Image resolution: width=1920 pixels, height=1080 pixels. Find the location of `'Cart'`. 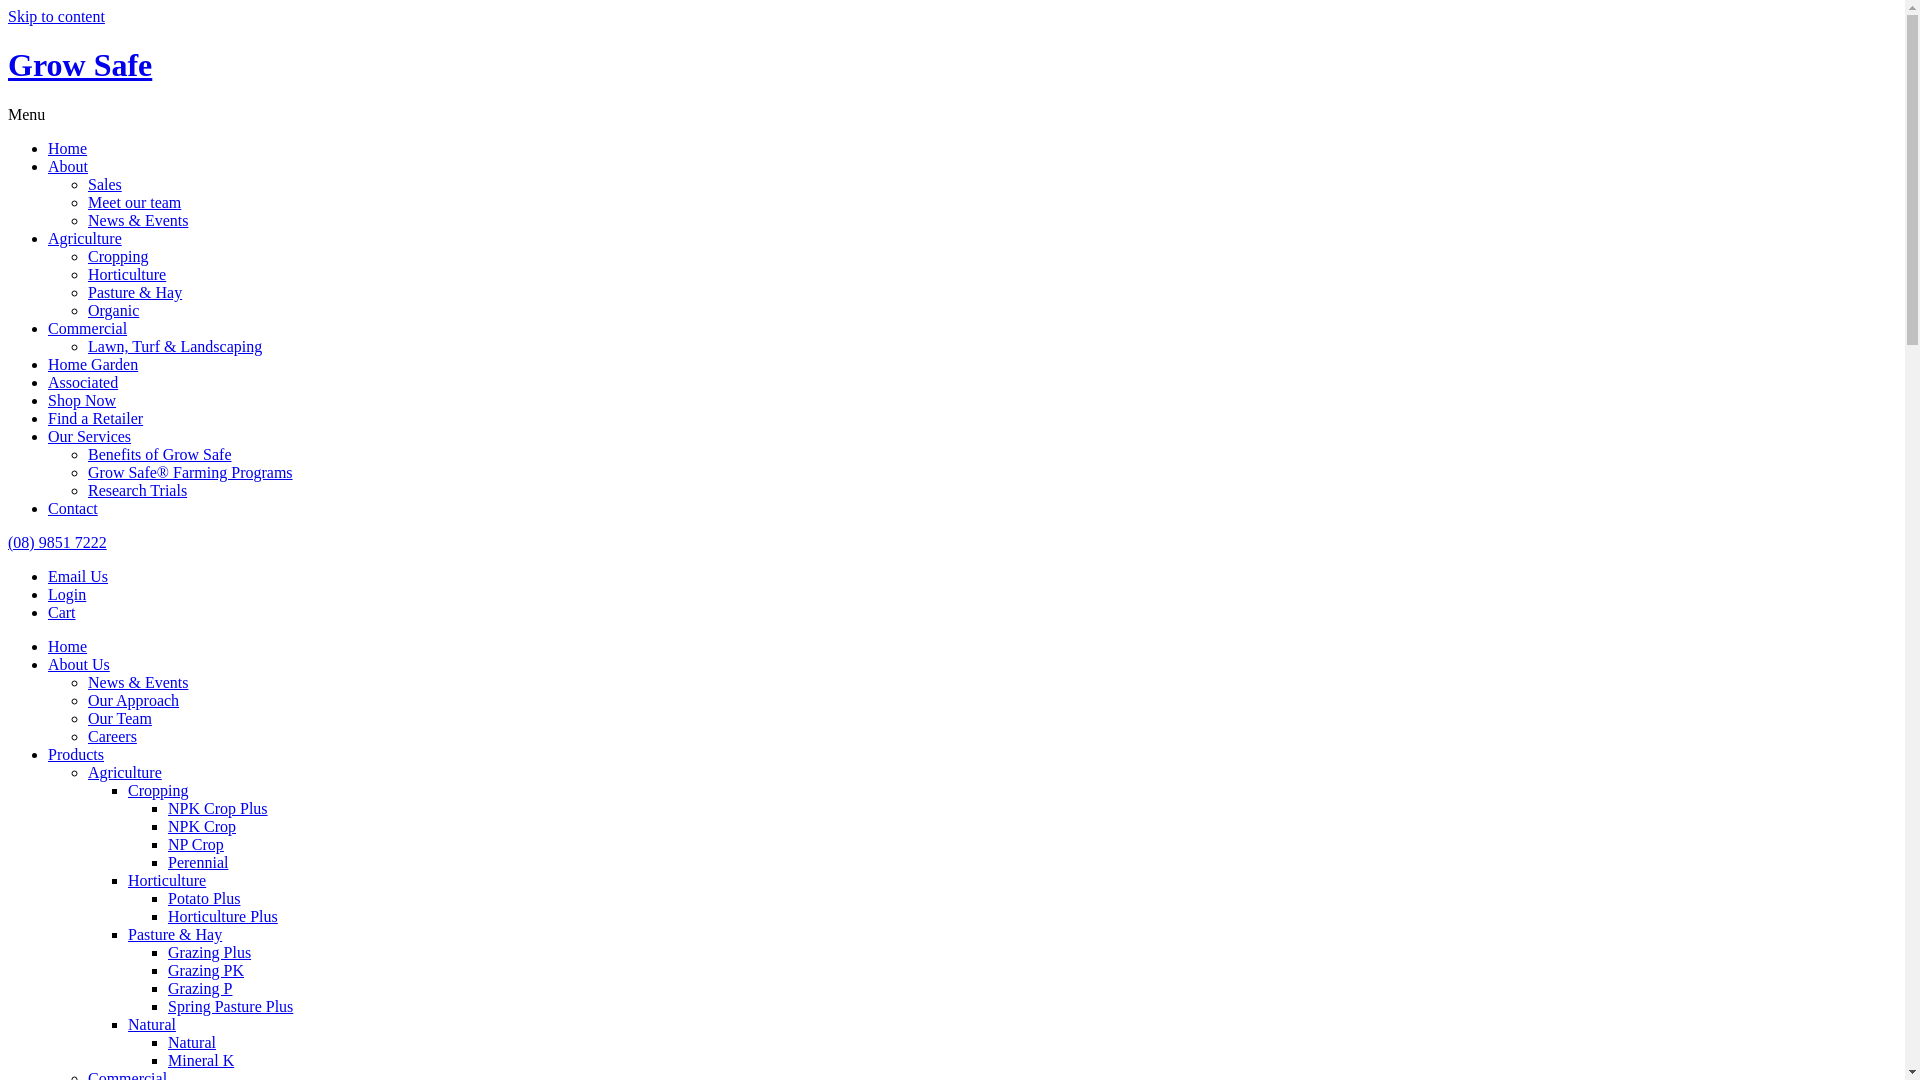

'Cart' is located at coordinates (62, 611).